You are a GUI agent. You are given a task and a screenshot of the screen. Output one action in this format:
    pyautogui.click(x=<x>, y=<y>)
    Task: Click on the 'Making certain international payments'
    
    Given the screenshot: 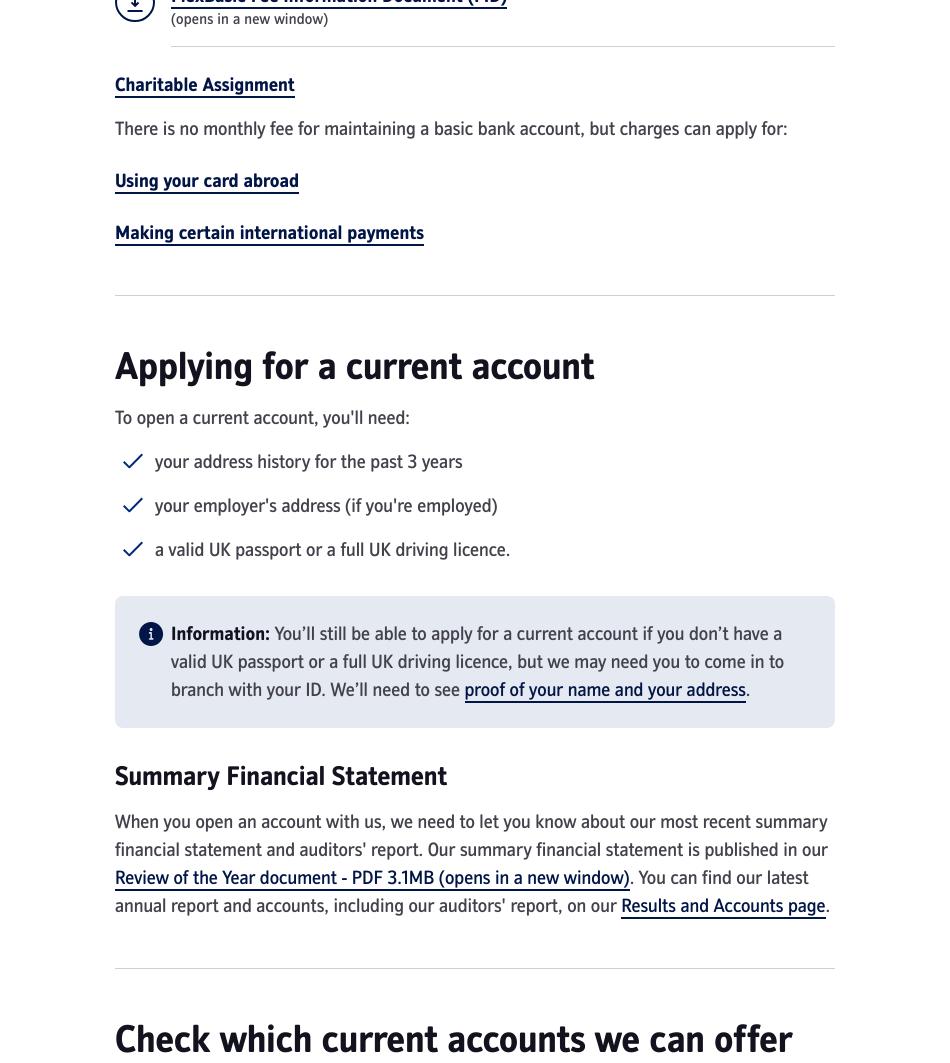 What is the action you would take?
    pyautogui.click(x=268, y=233)
    